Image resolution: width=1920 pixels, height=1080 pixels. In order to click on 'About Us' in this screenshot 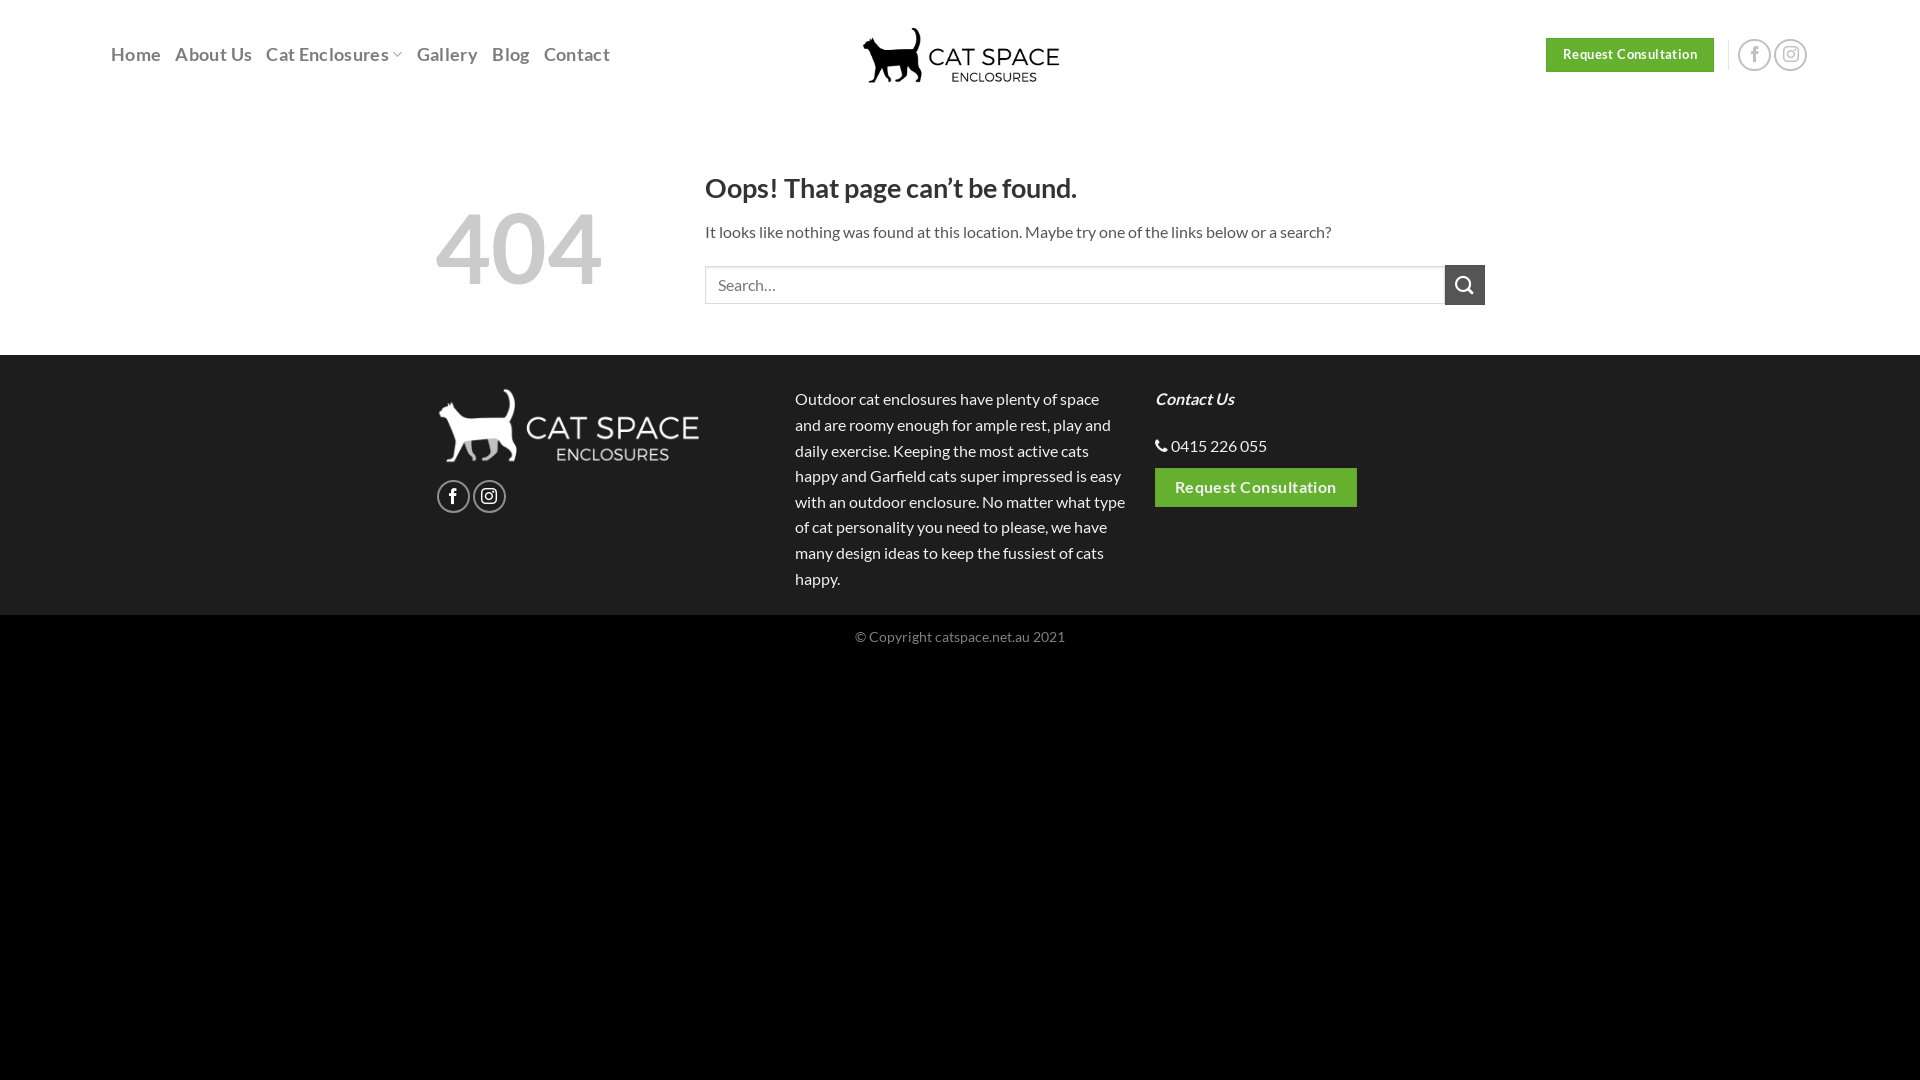, I will do `click(213, 53)`.